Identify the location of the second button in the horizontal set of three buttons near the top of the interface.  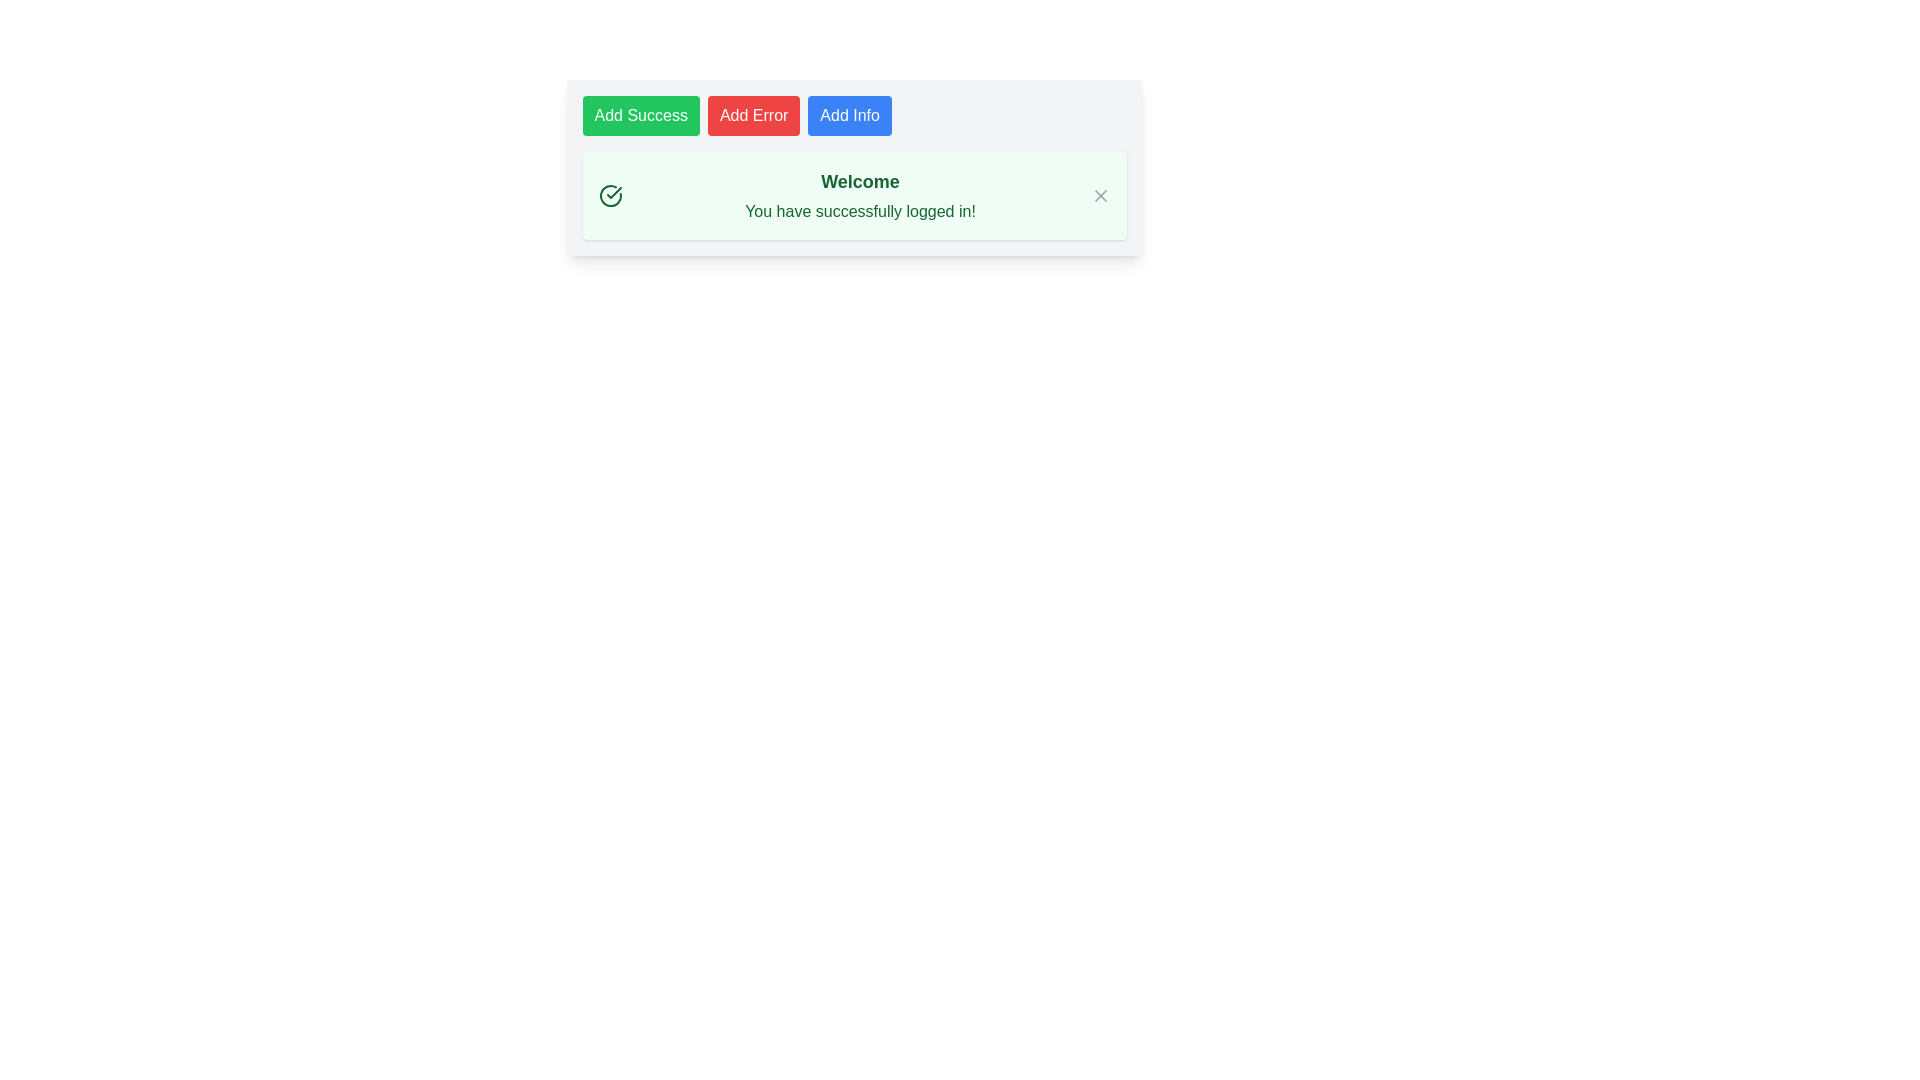
(753, 115).